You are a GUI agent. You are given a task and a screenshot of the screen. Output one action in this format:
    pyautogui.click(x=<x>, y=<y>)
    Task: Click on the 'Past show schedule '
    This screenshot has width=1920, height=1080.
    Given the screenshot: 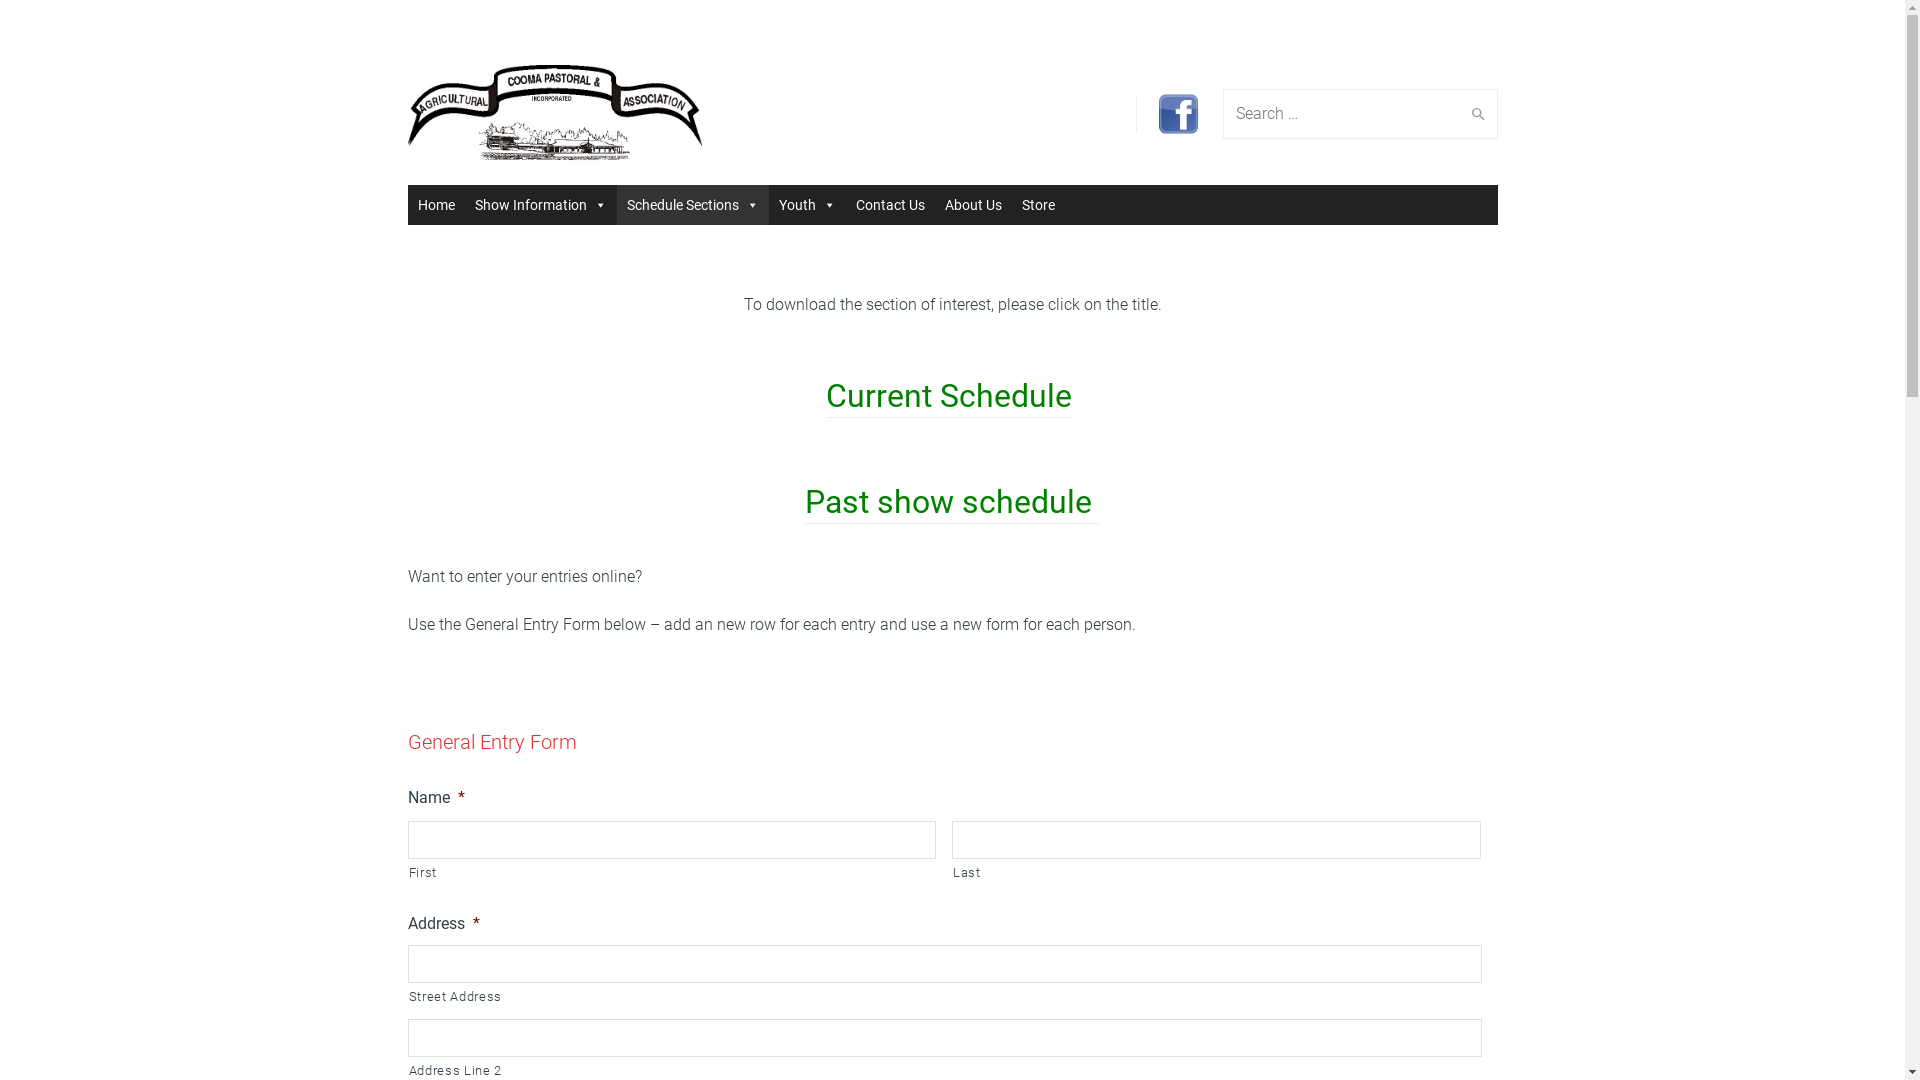 What is the action you would take?
    pyautogui.click(x=951, y=501)
    